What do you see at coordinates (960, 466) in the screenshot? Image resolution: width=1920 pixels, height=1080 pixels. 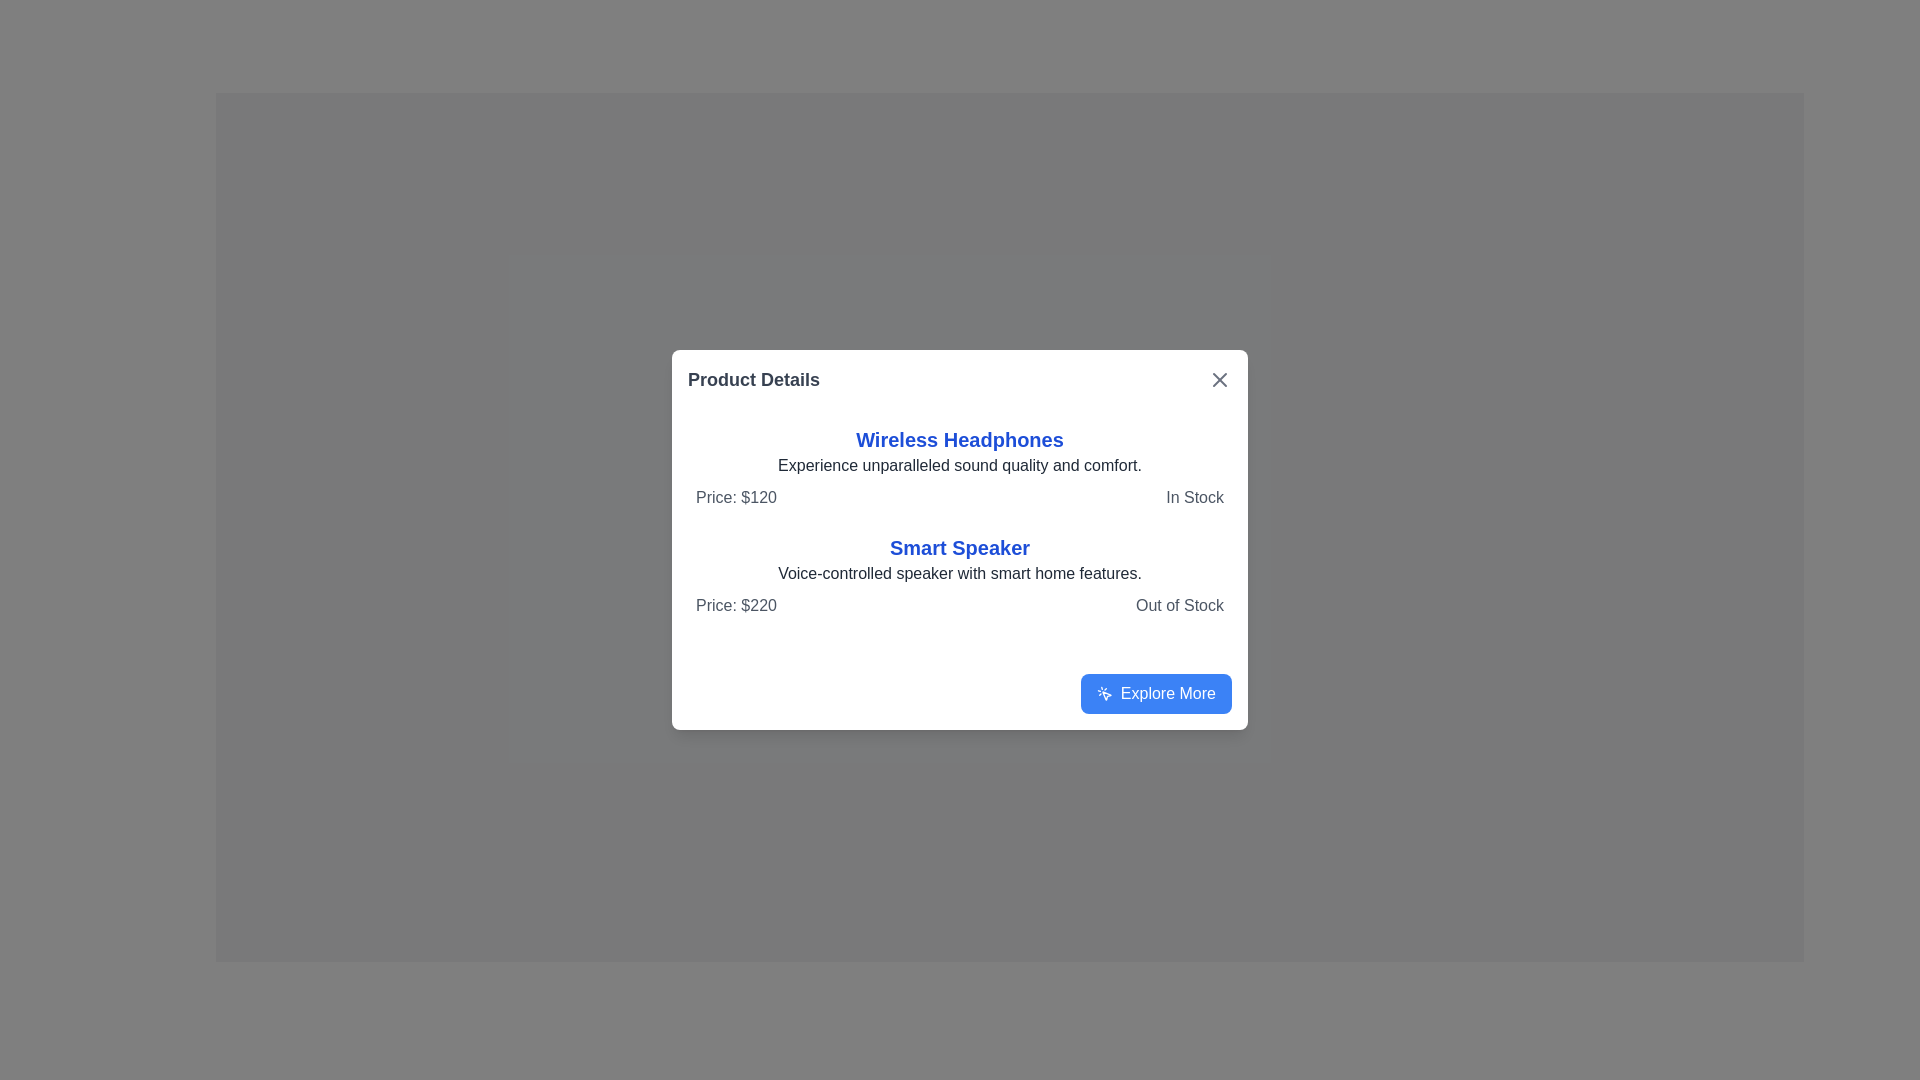 I see `the static text UI element that states 'Experience unparalleled sound quality and comfort.', which is located below the heading 'Wireless Headphones' in the card layout` at bounding box center [960, 466].